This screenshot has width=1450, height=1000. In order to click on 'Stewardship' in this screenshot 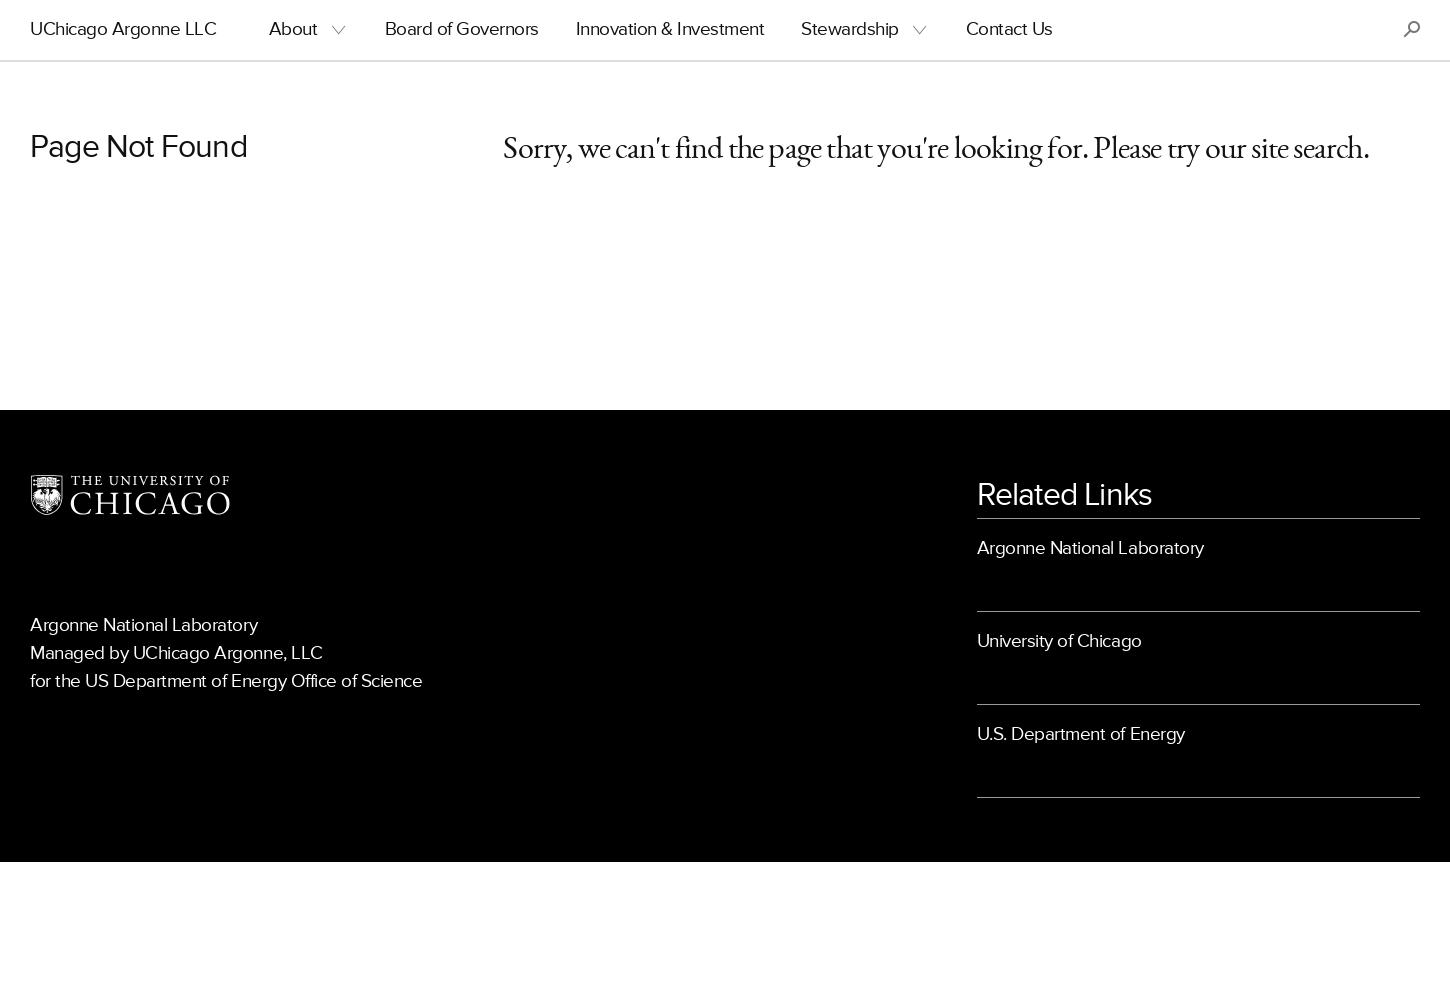, I will do `click(848, 29)`.